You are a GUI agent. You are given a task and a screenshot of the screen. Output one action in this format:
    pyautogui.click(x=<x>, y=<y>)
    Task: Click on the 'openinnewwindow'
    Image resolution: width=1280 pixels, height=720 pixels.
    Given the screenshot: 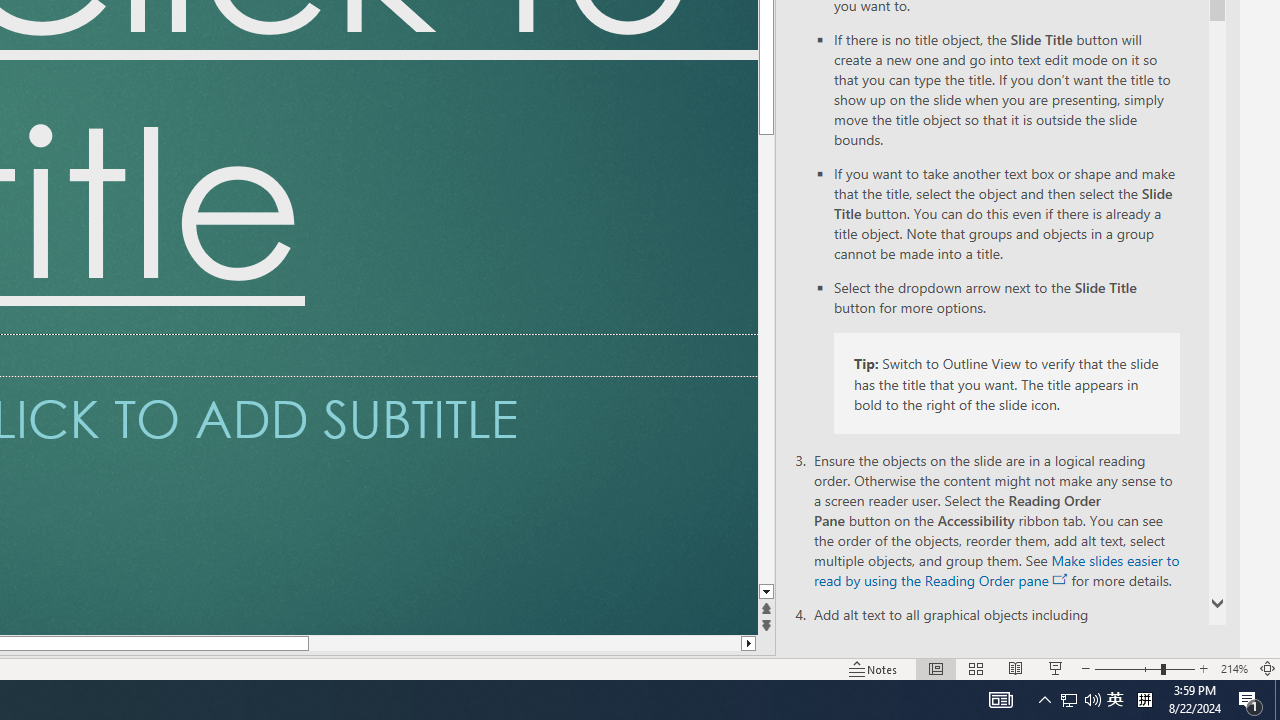 What is the action you would take?
    pyautogui.click(x=1059, y=579)
    